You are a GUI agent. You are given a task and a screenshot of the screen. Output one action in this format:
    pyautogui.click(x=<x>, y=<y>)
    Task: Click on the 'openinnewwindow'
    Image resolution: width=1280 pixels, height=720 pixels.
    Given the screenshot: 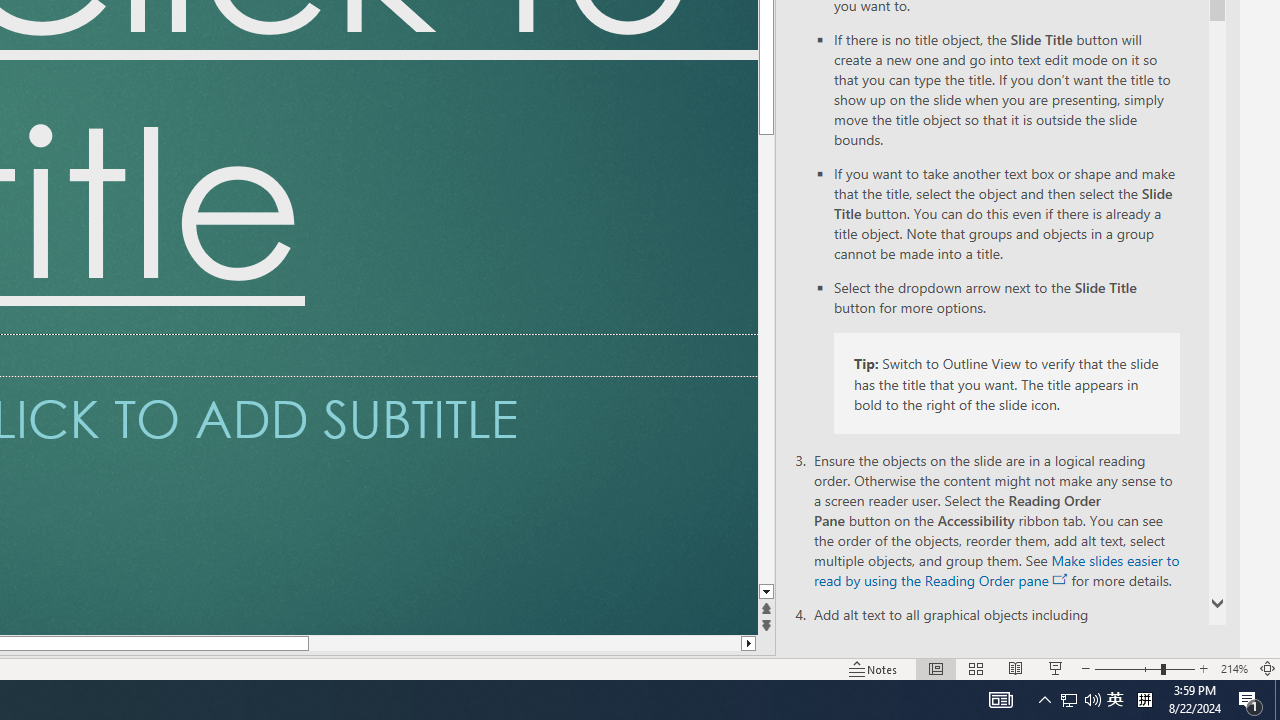 What is the action you would take?
    pyautogui.click(x=1059, y=579)
    